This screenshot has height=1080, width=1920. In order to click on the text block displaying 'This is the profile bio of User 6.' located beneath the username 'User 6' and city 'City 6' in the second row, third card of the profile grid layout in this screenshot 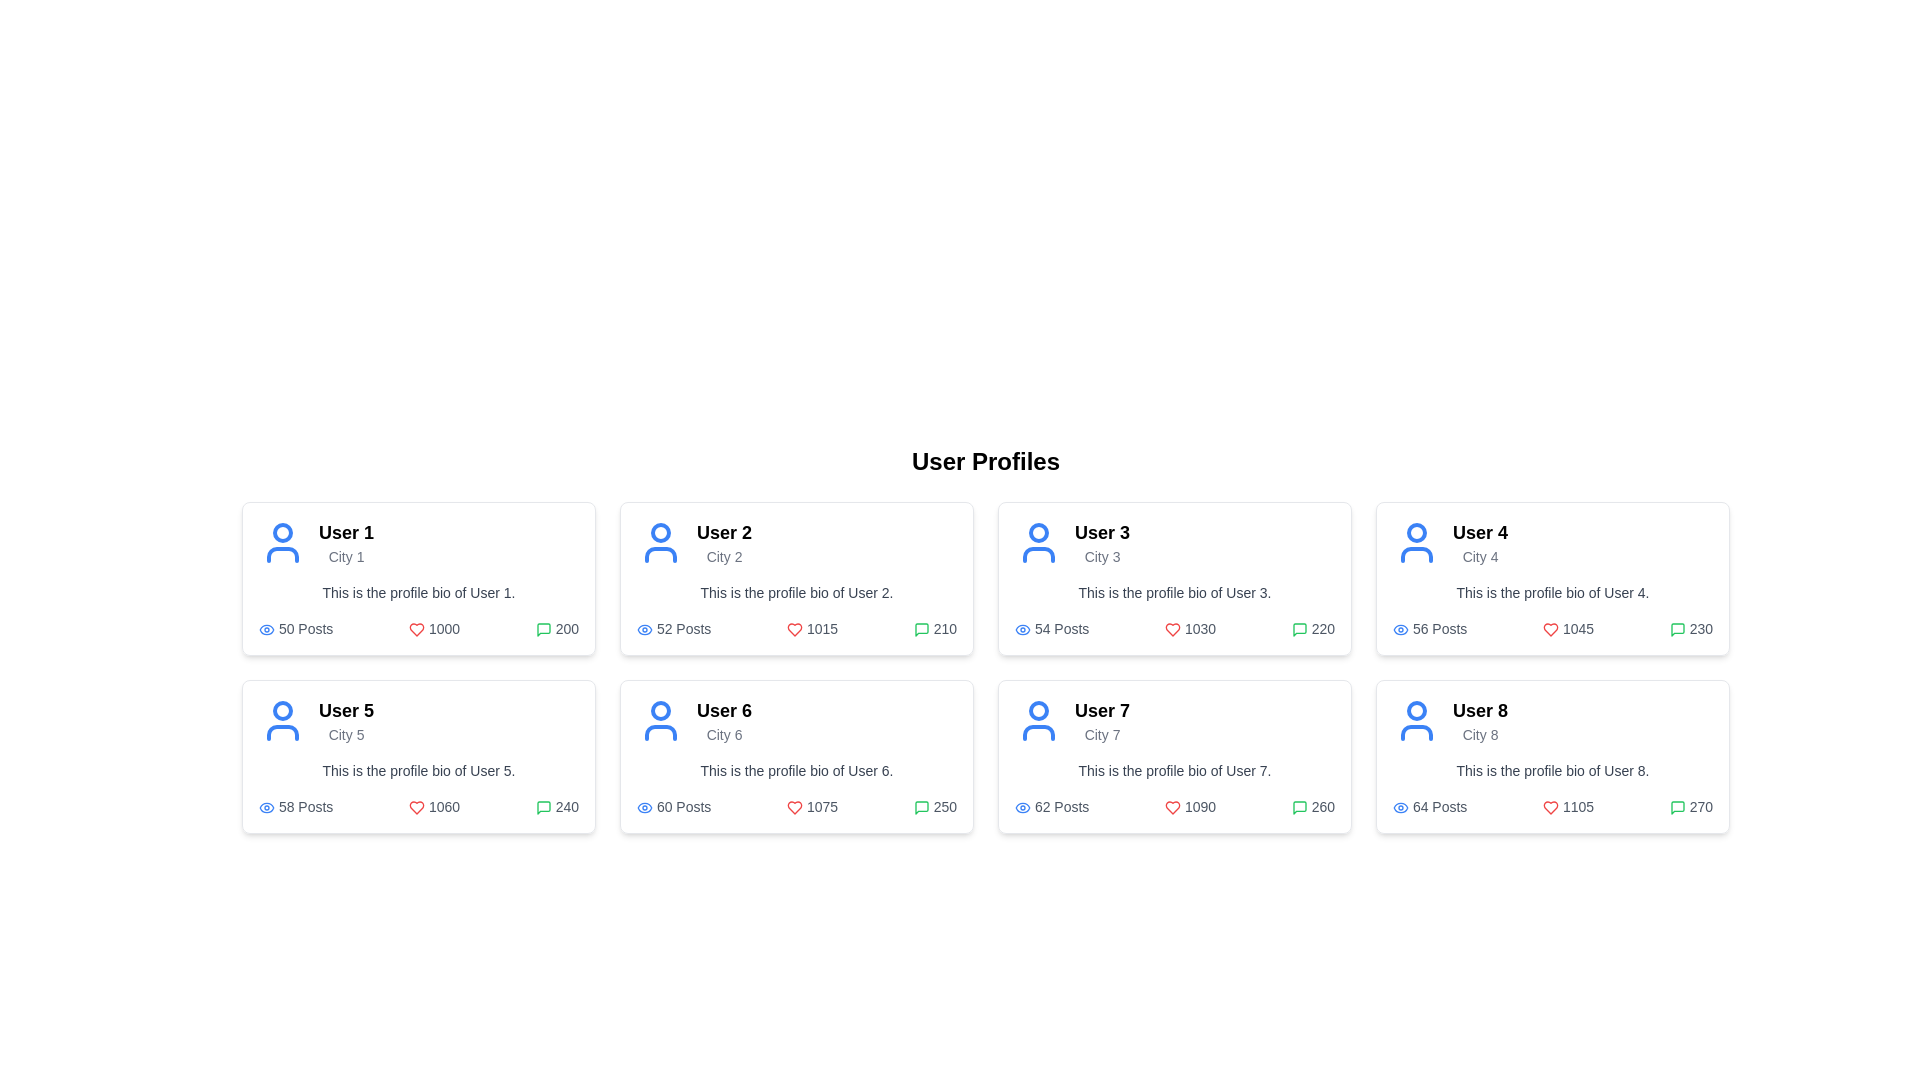, I will do `click(795, 770)`.